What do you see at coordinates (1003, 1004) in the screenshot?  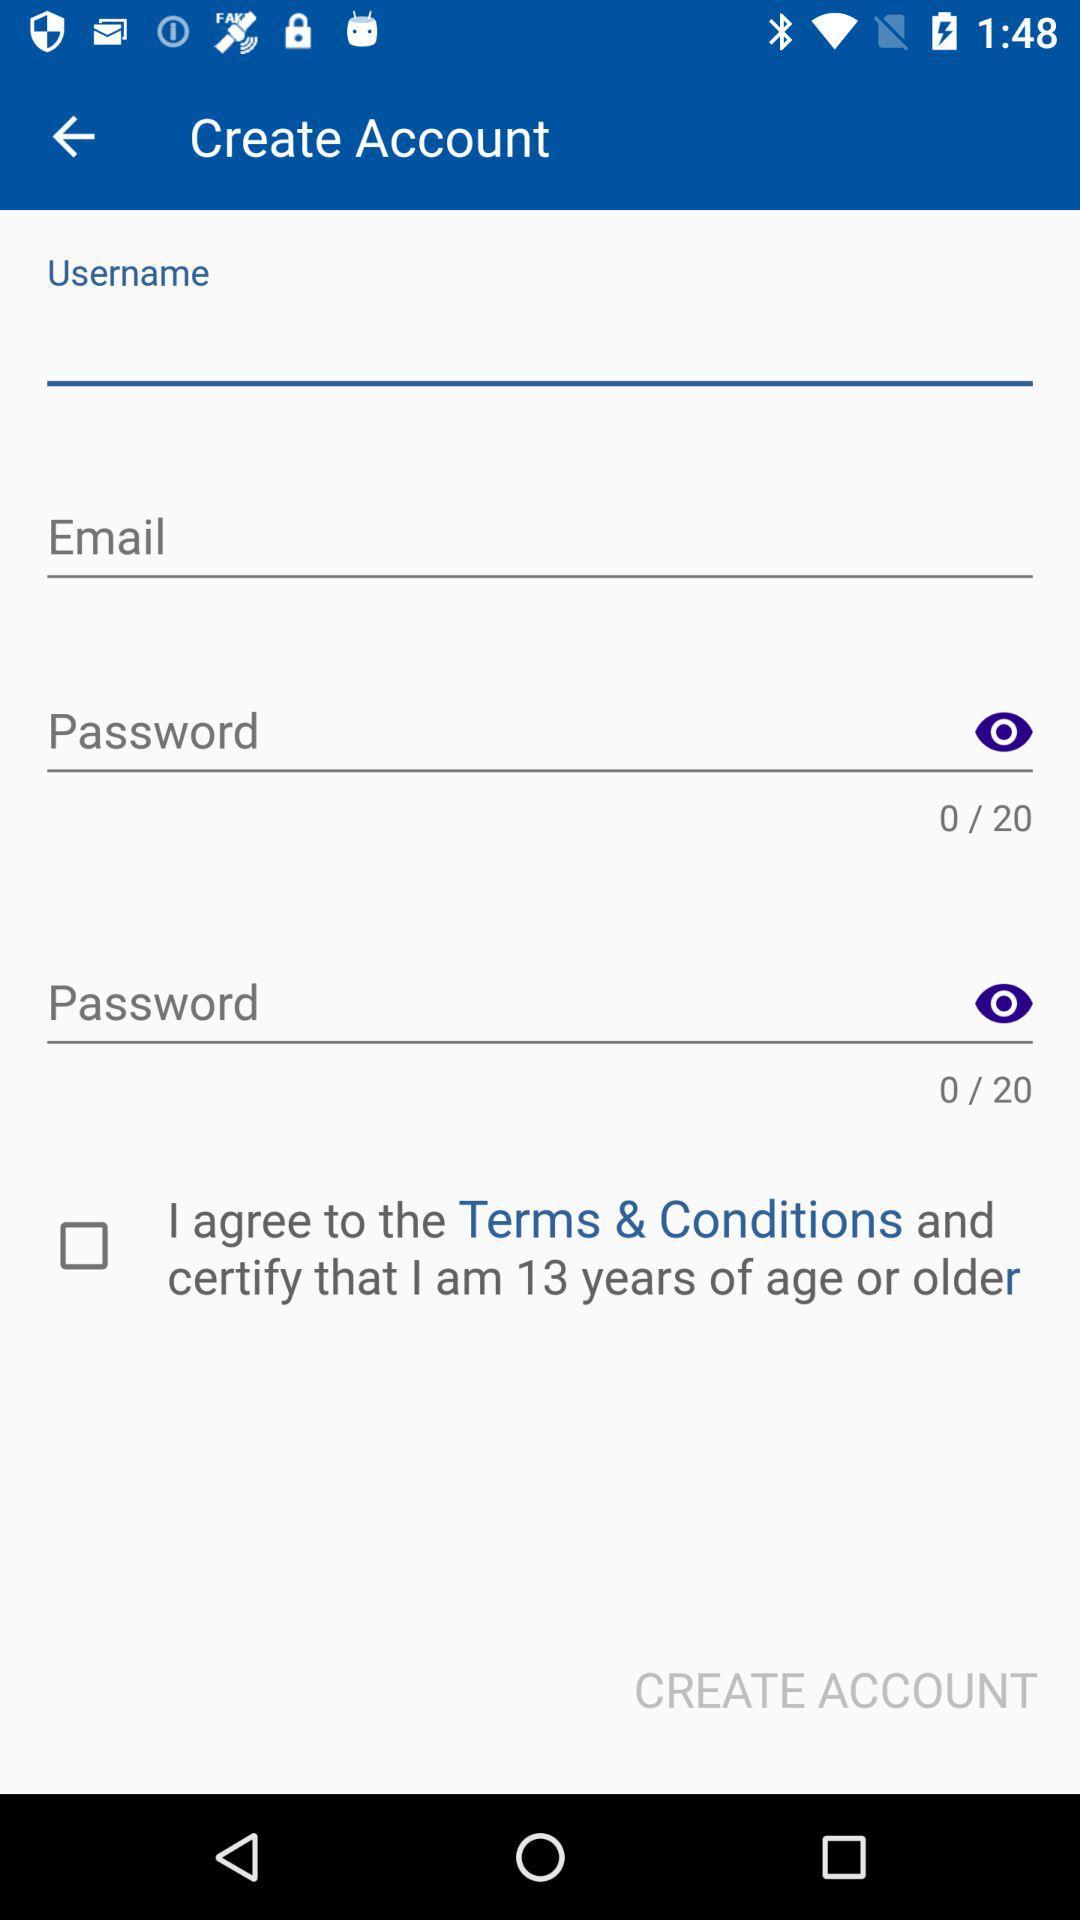 I see `to see password` at bounding box center [1003, 1004].